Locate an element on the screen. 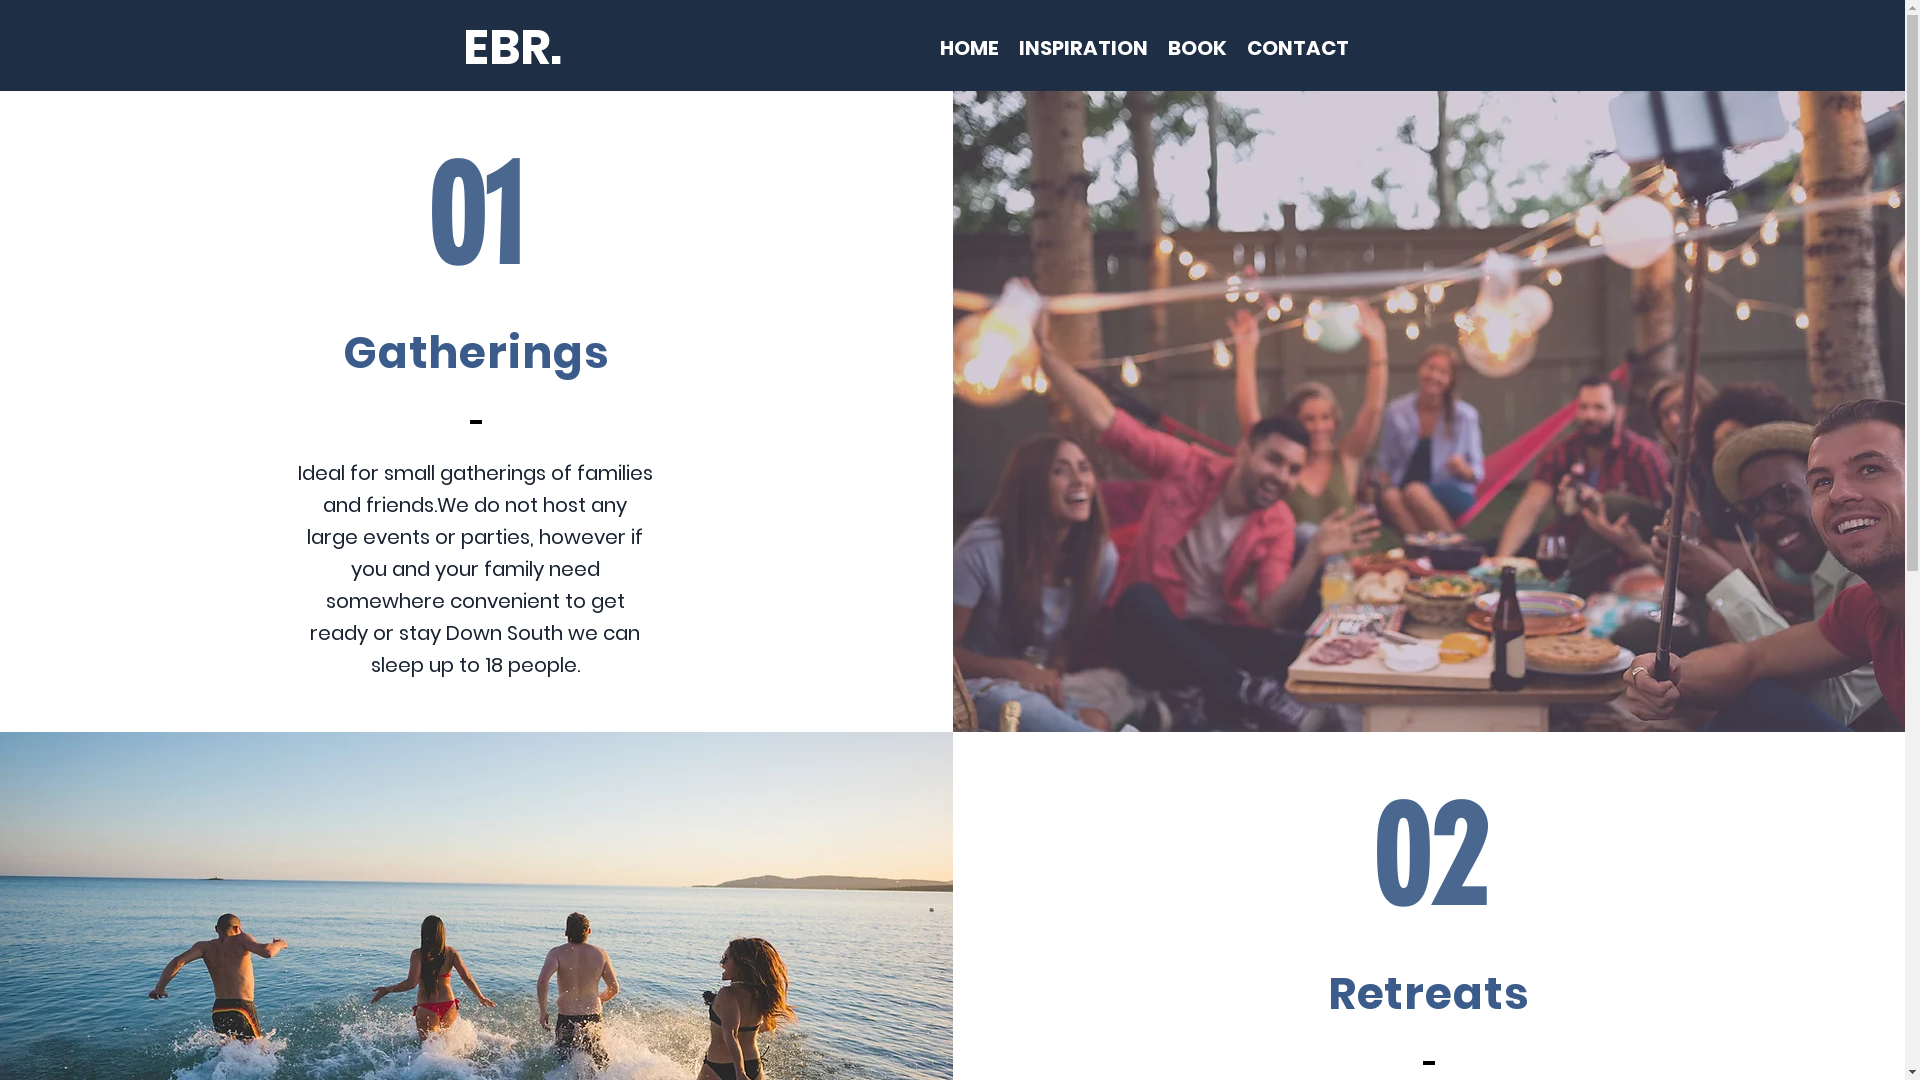 The image size is (1920, 1080). 'BOOK' is located at coordinates (1197, 46).